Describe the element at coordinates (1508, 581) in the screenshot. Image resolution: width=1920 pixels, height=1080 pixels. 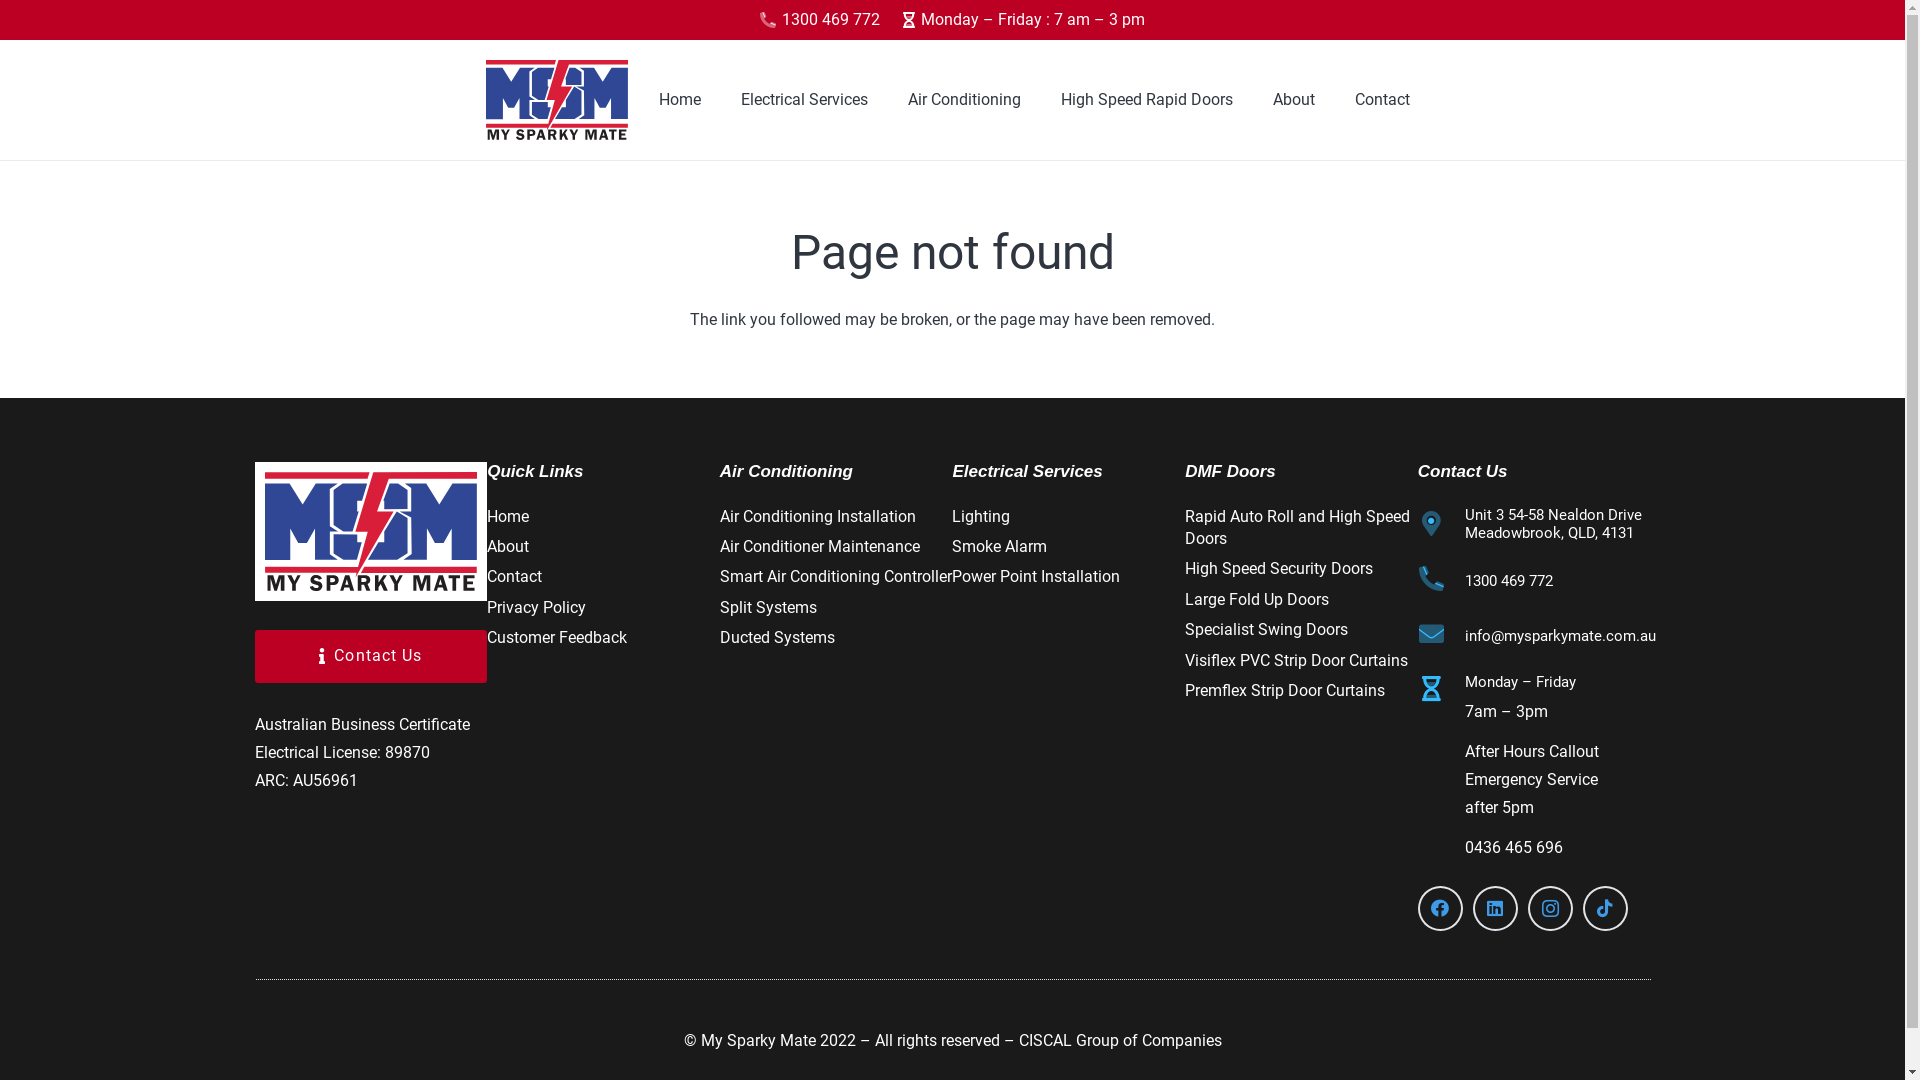
I see `'1300 469 772'` at that location.